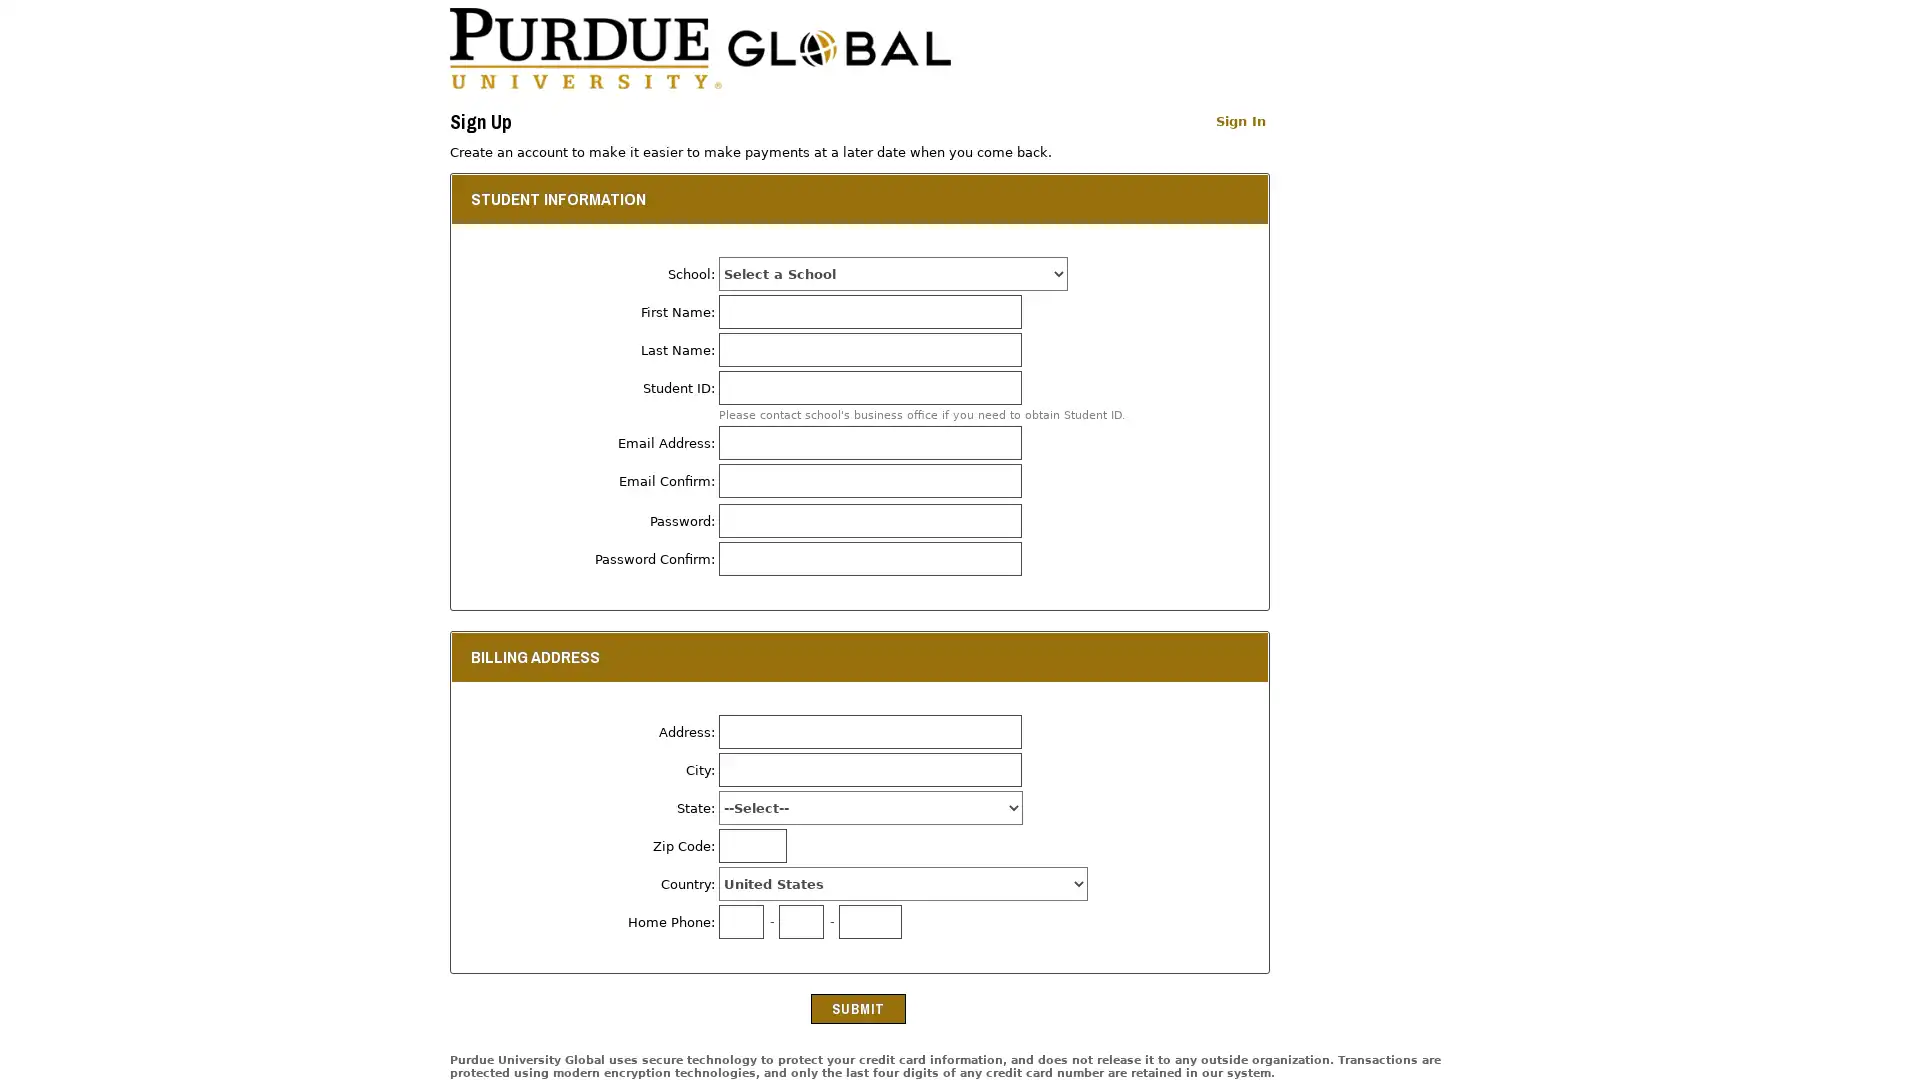 Image resolution: width=1920 pixels, height=1080 pixels. I want to click on Submit, so click(857, 1009).